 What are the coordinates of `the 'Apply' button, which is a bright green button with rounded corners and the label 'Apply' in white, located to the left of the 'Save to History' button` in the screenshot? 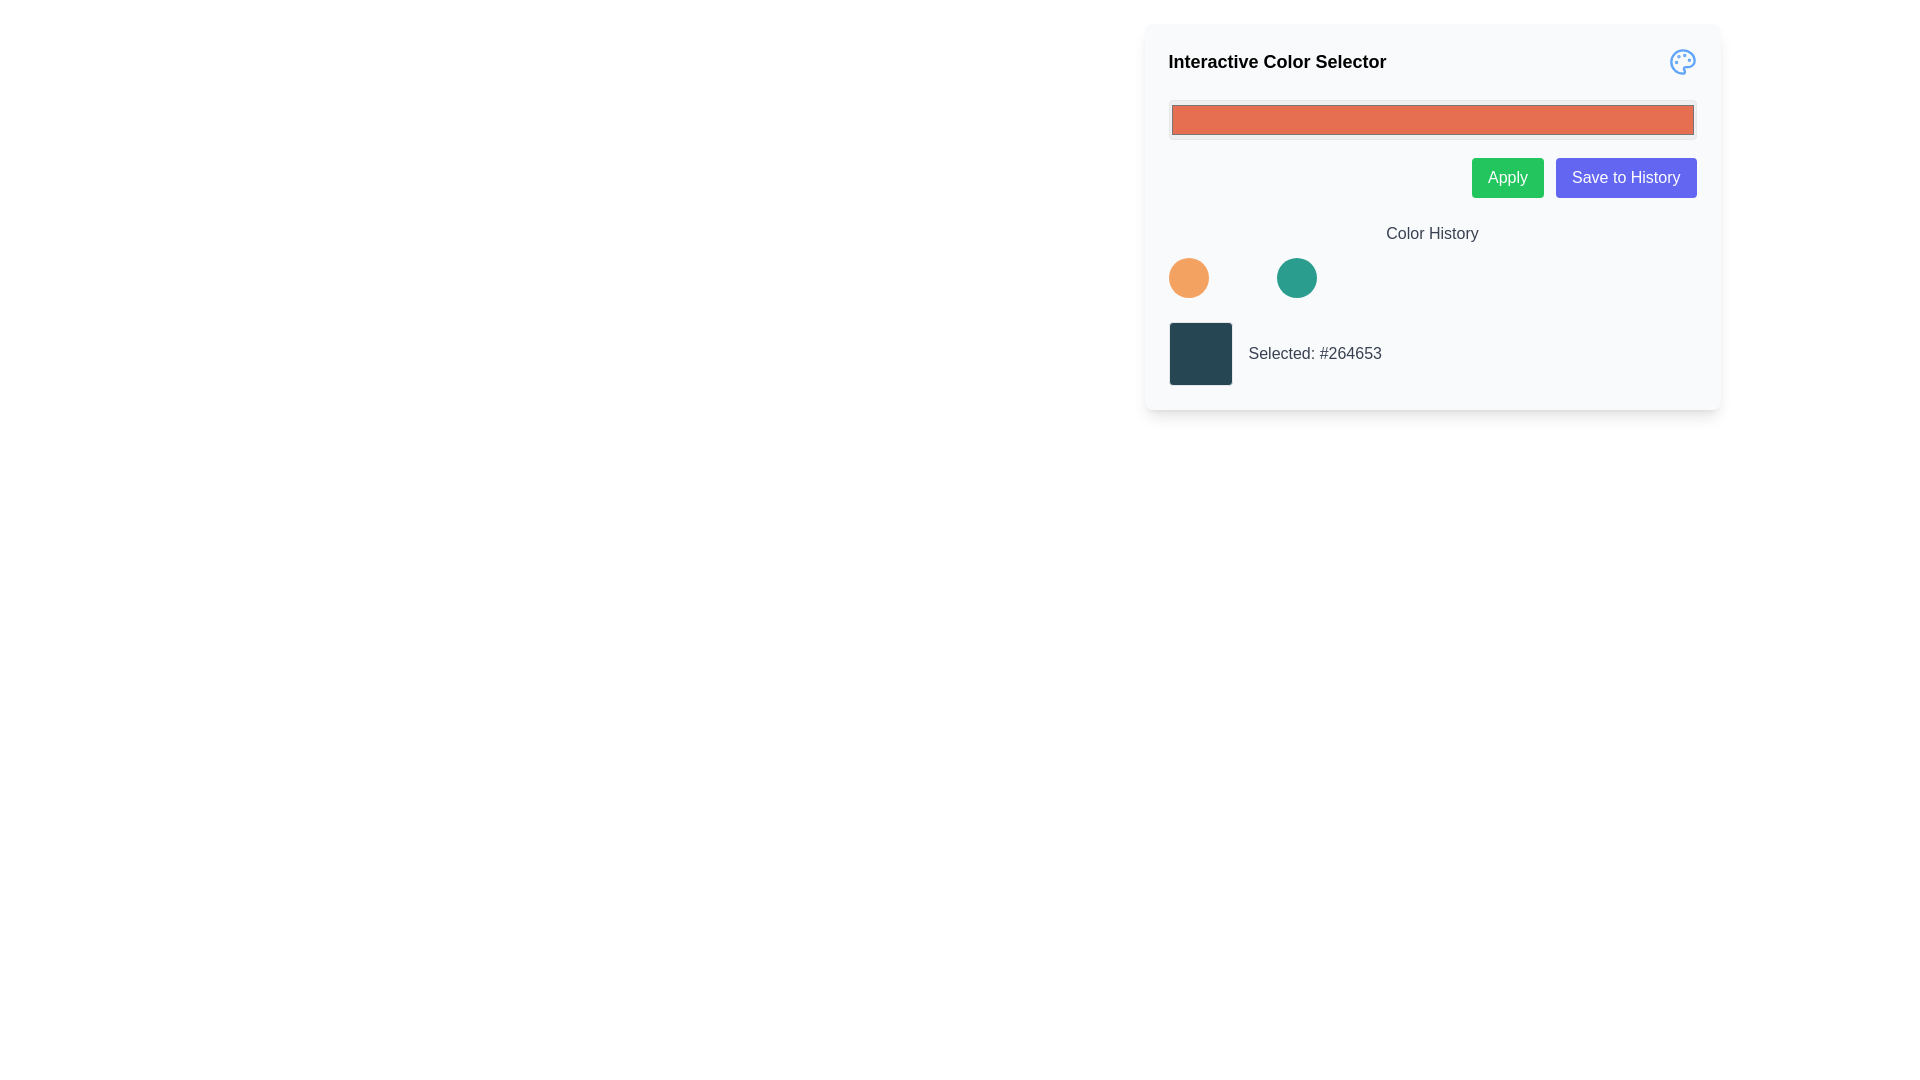 It's located at (1507, 176).